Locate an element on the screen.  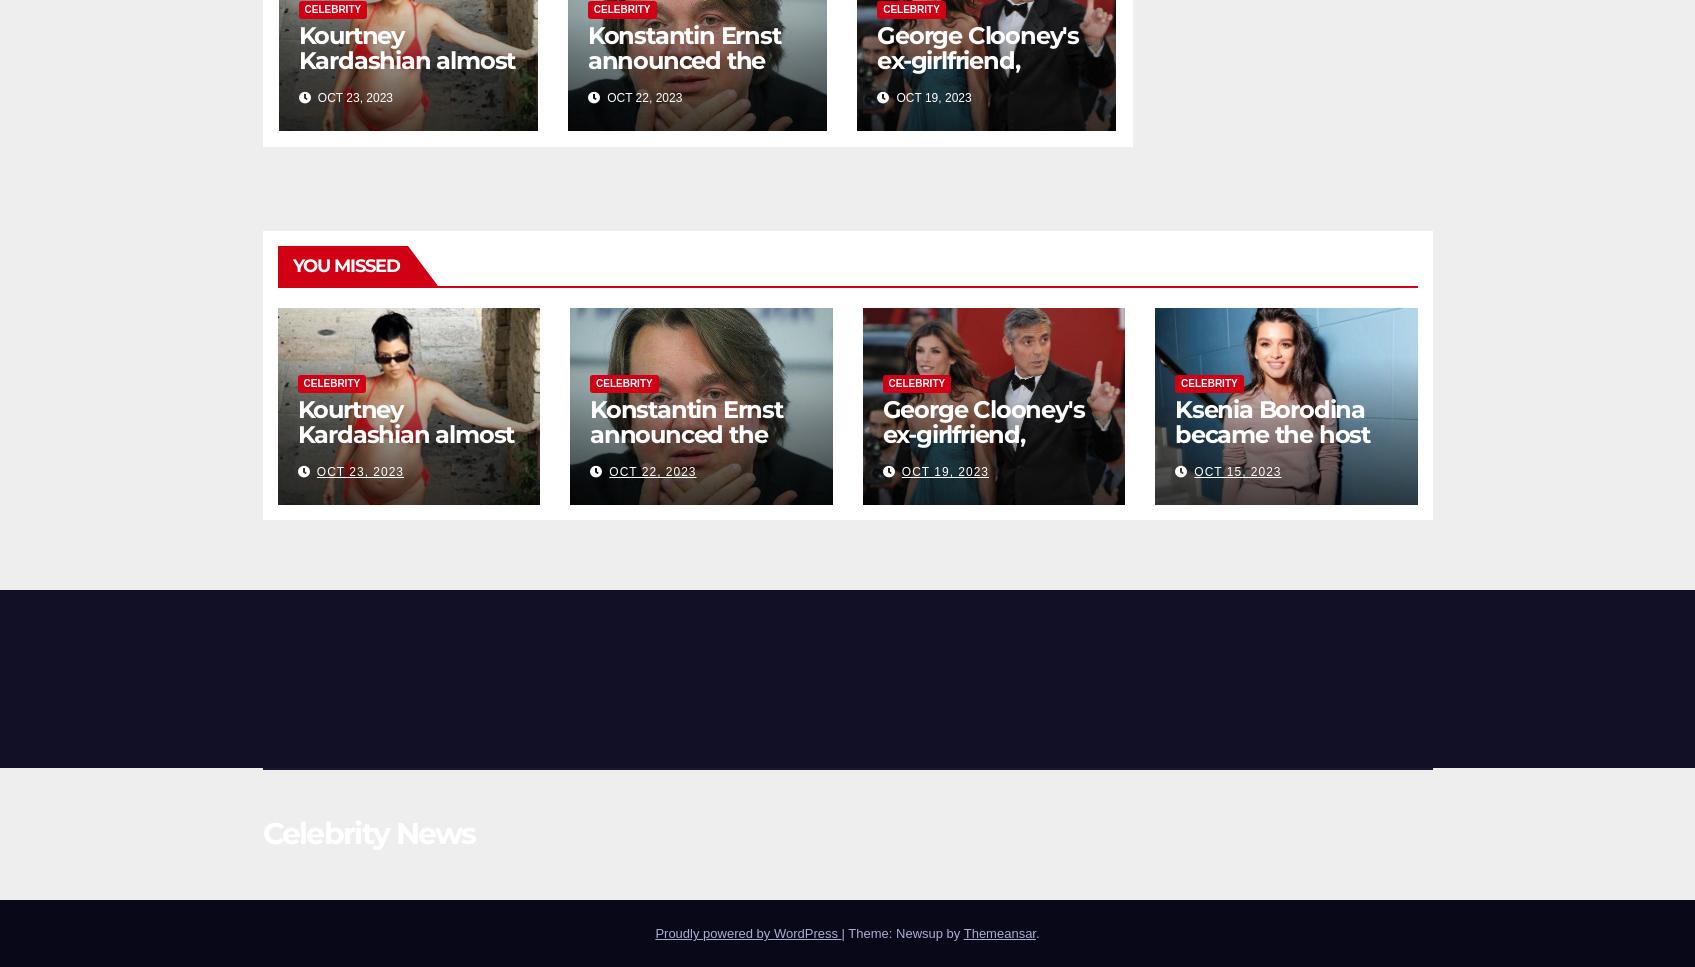
'Themeansar' is located at coordinates (998, 932).